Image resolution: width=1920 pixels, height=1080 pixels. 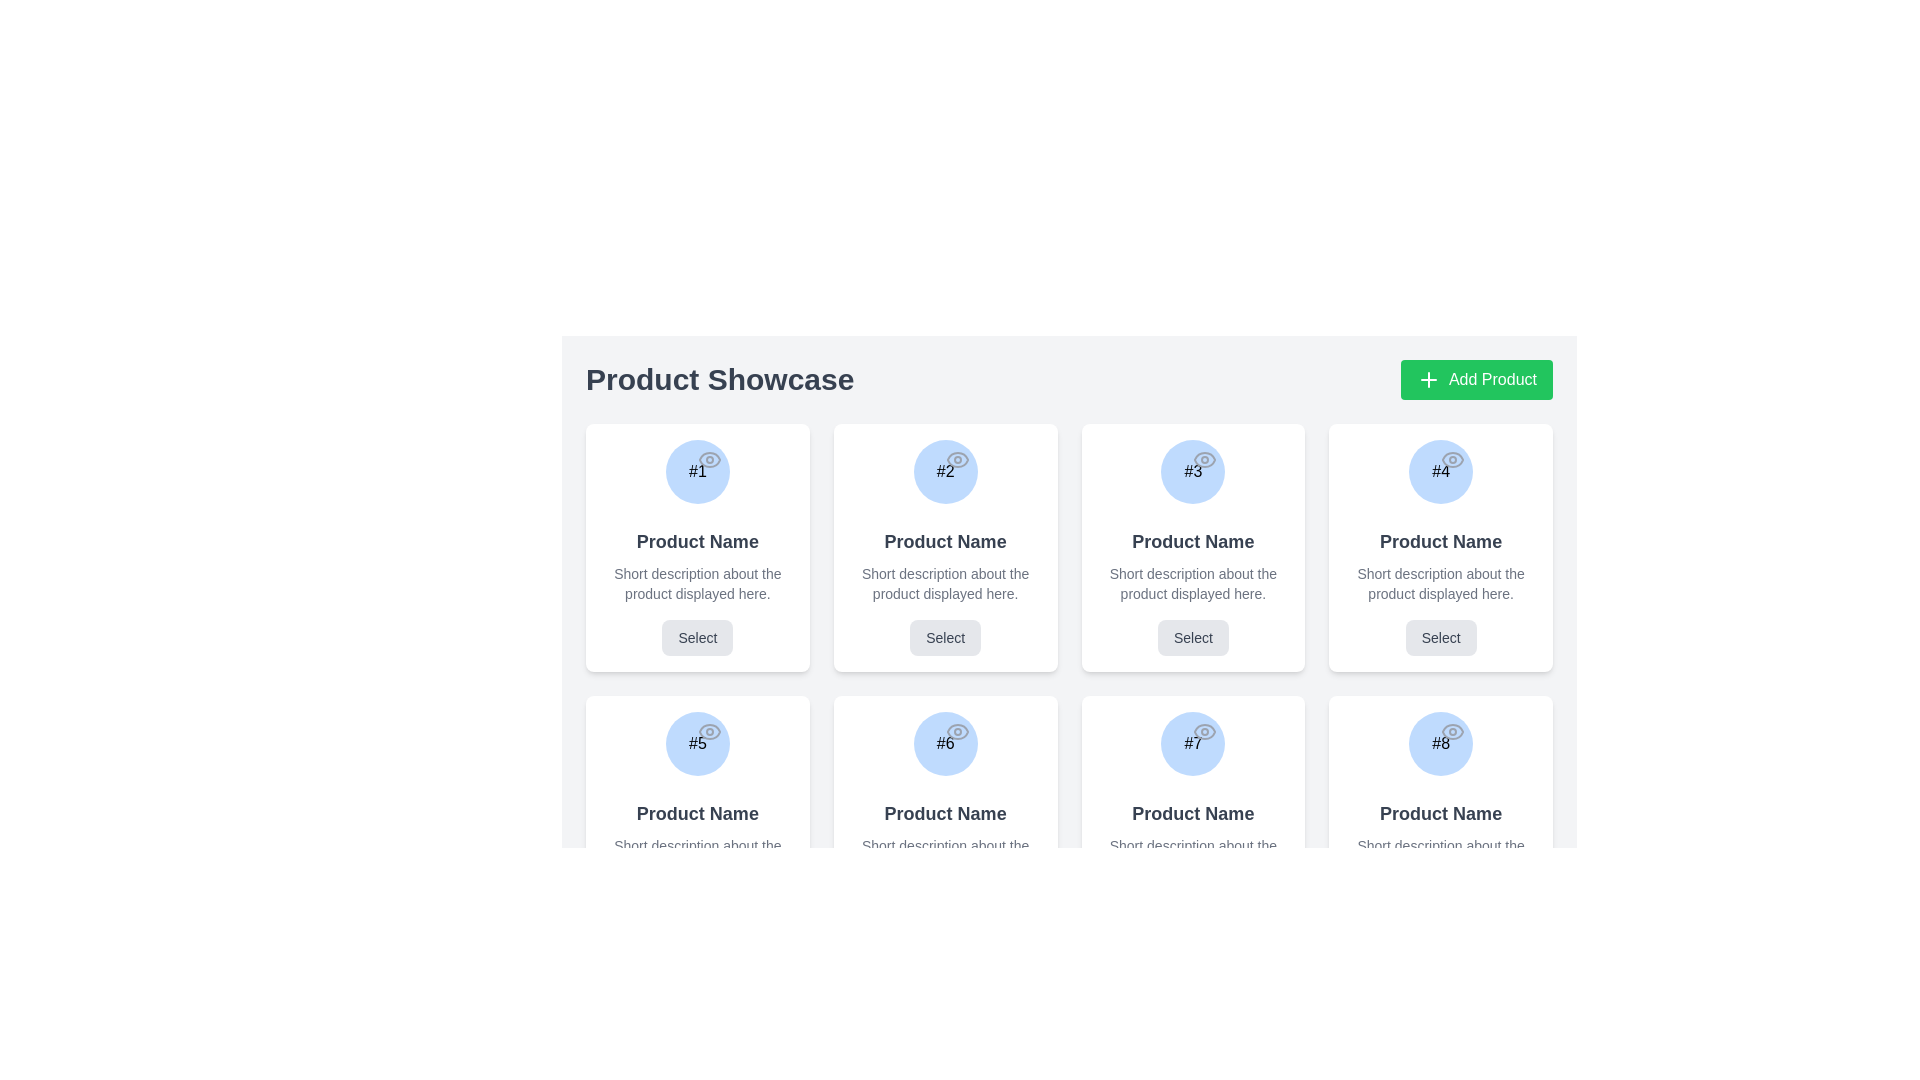 I want to click on the visual badge labeled '#8' located in the bottom-right position of a card in a two-row grid layout, so click(x=1441, y=744).